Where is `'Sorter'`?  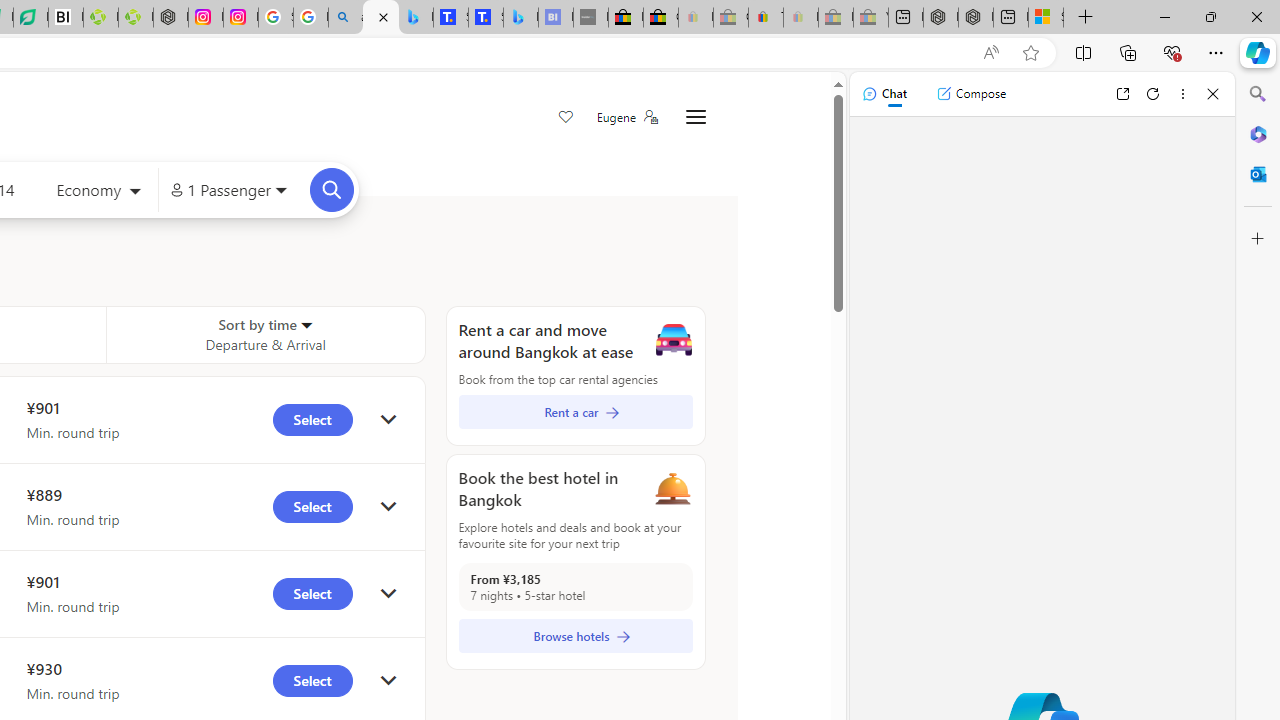 'Sorter' is located at coordinates (305, 323).